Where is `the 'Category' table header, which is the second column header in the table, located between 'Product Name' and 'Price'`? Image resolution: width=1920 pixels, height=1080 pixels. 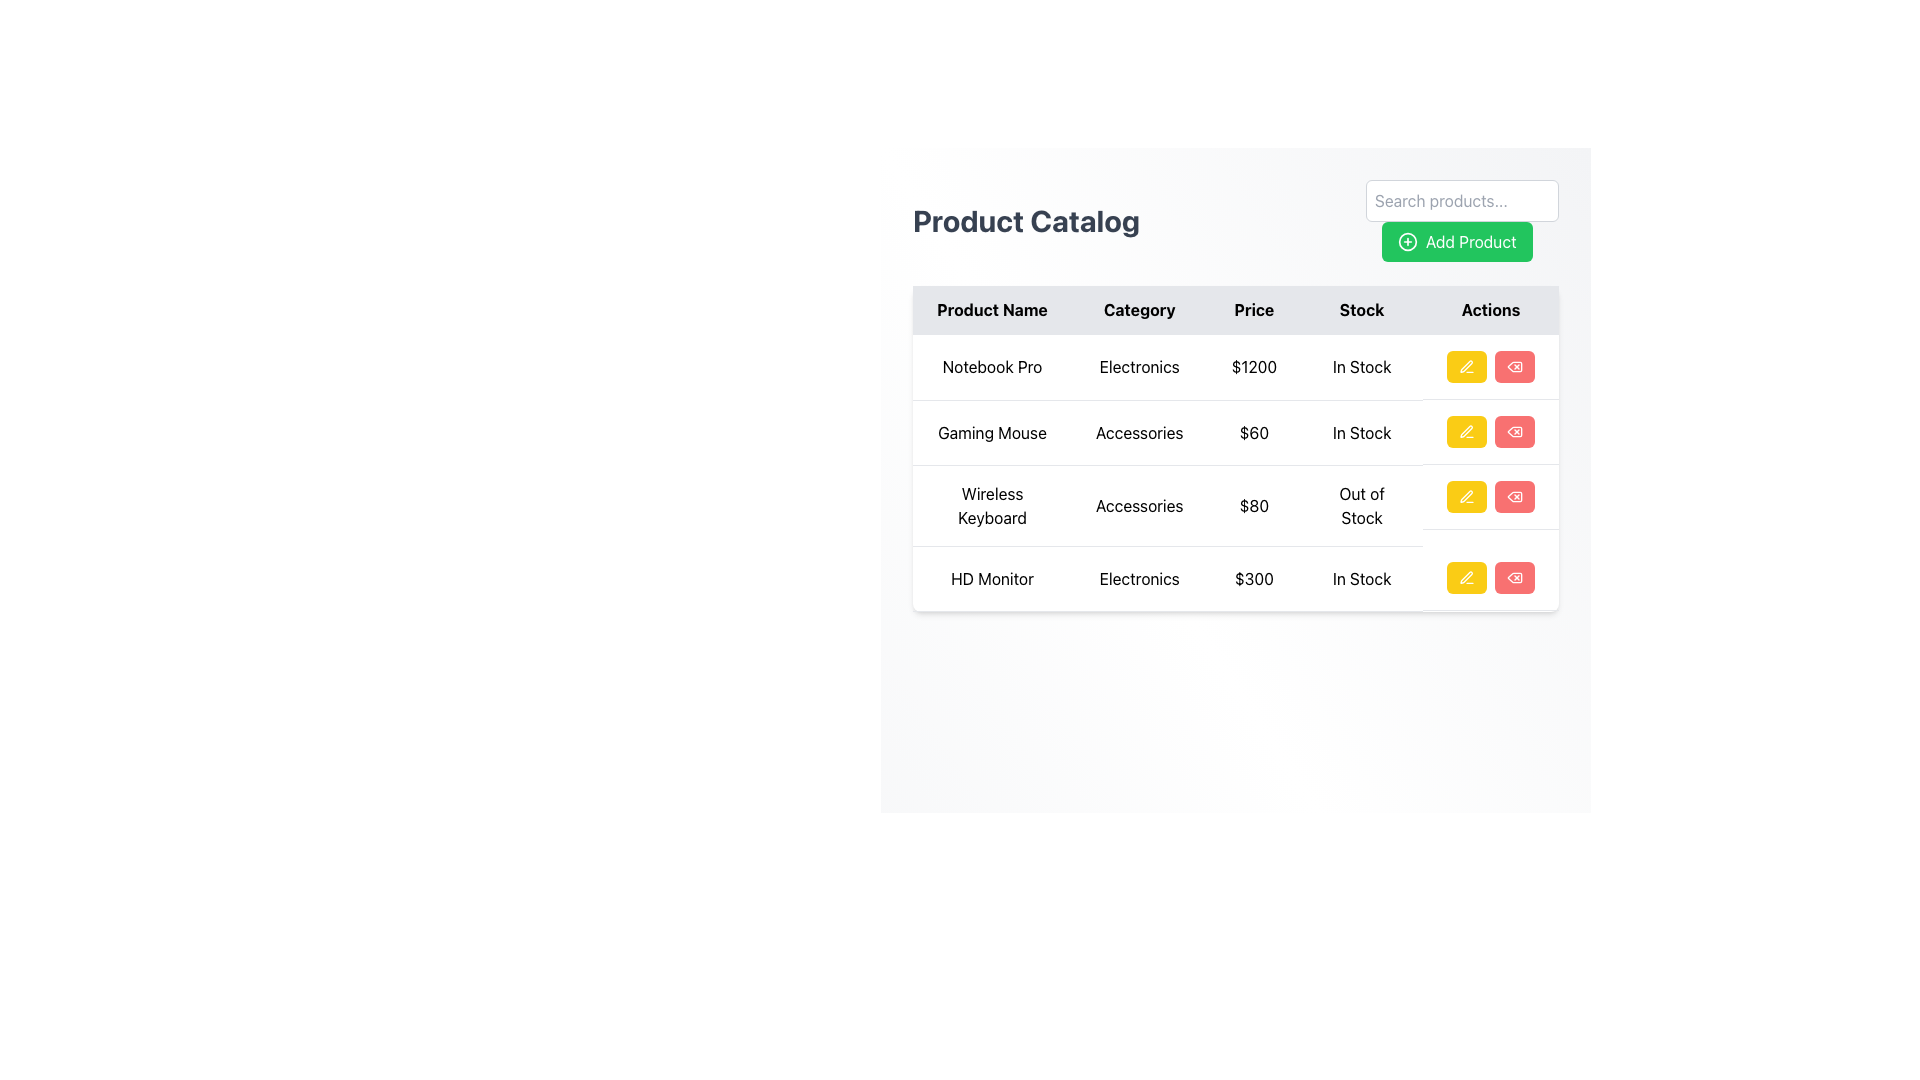
the 'Category' table header, which is the second column header in the table, located between 'Product Name' and 'Price' is located at coordinates (1139, 310).